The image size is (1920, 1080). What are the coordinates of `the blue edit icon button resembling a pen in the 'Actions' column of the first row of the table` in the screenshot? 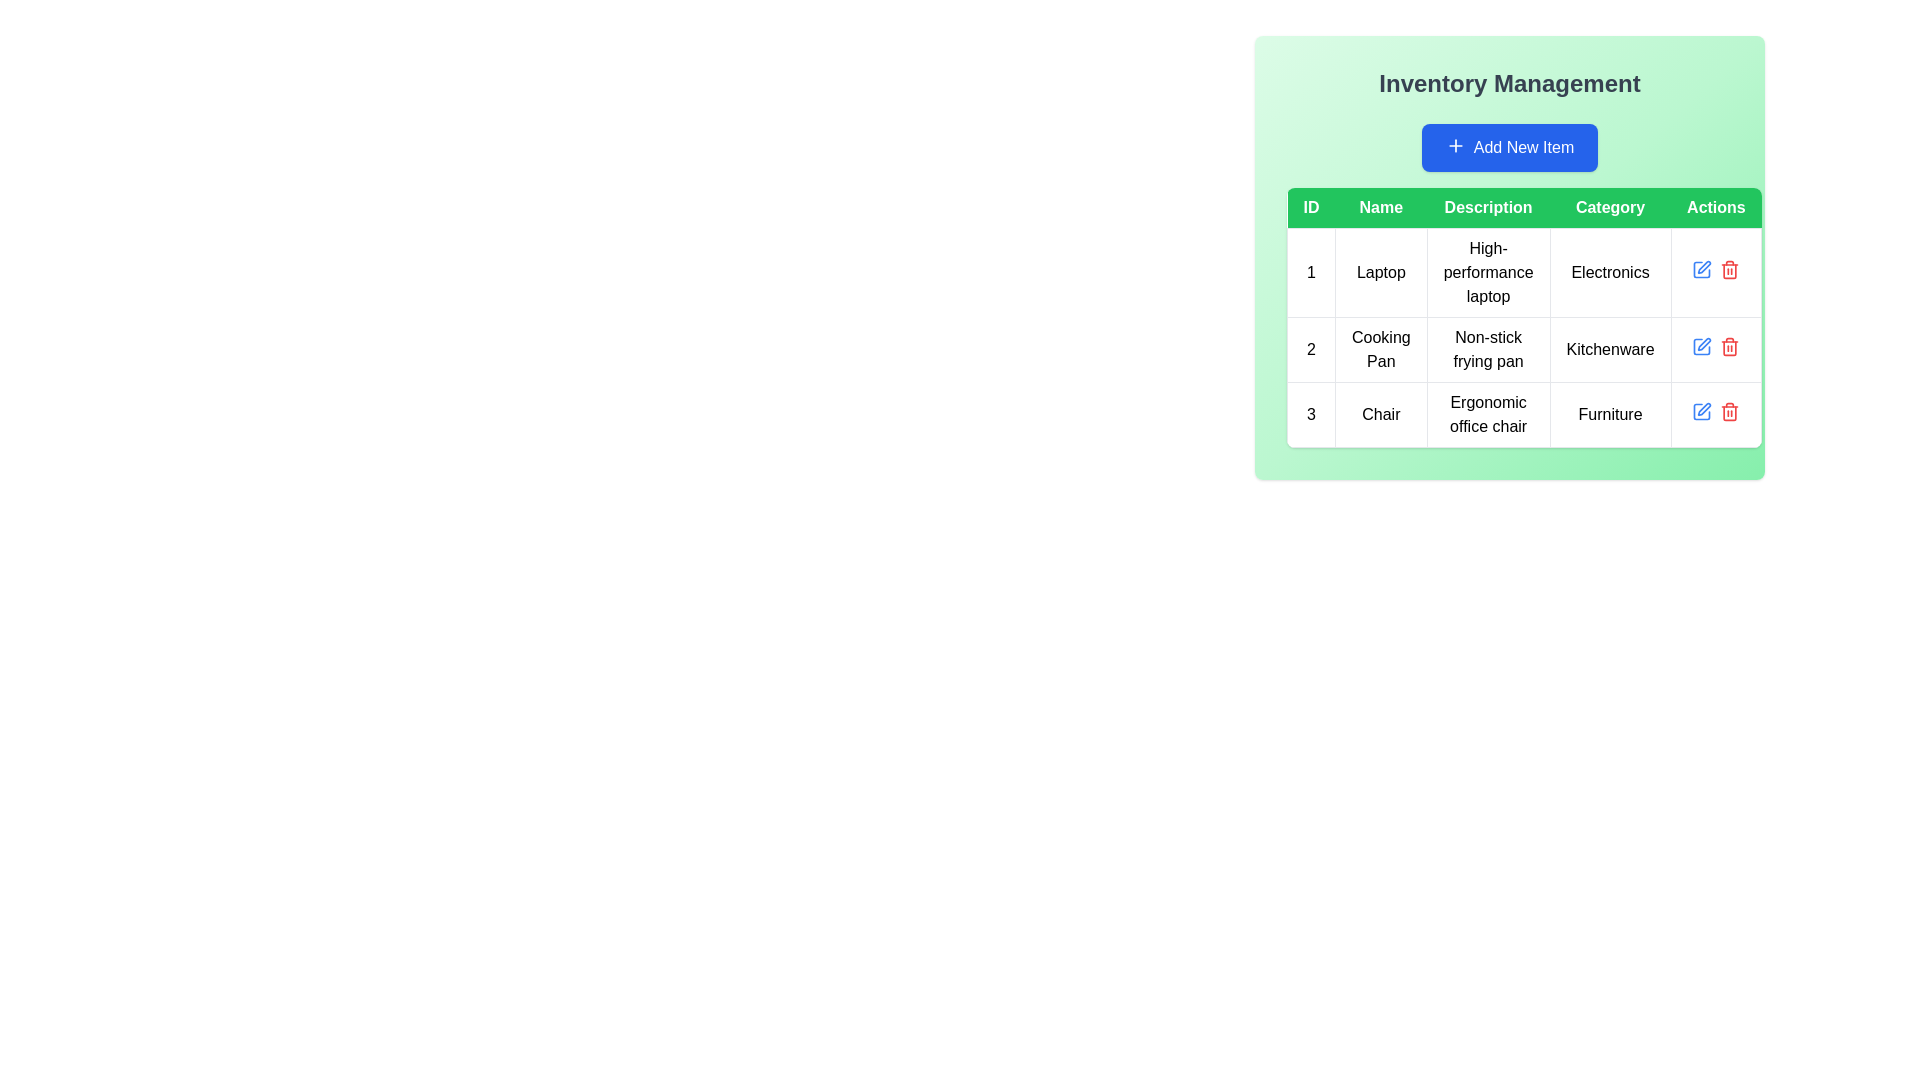 It's located at (1701, 268).